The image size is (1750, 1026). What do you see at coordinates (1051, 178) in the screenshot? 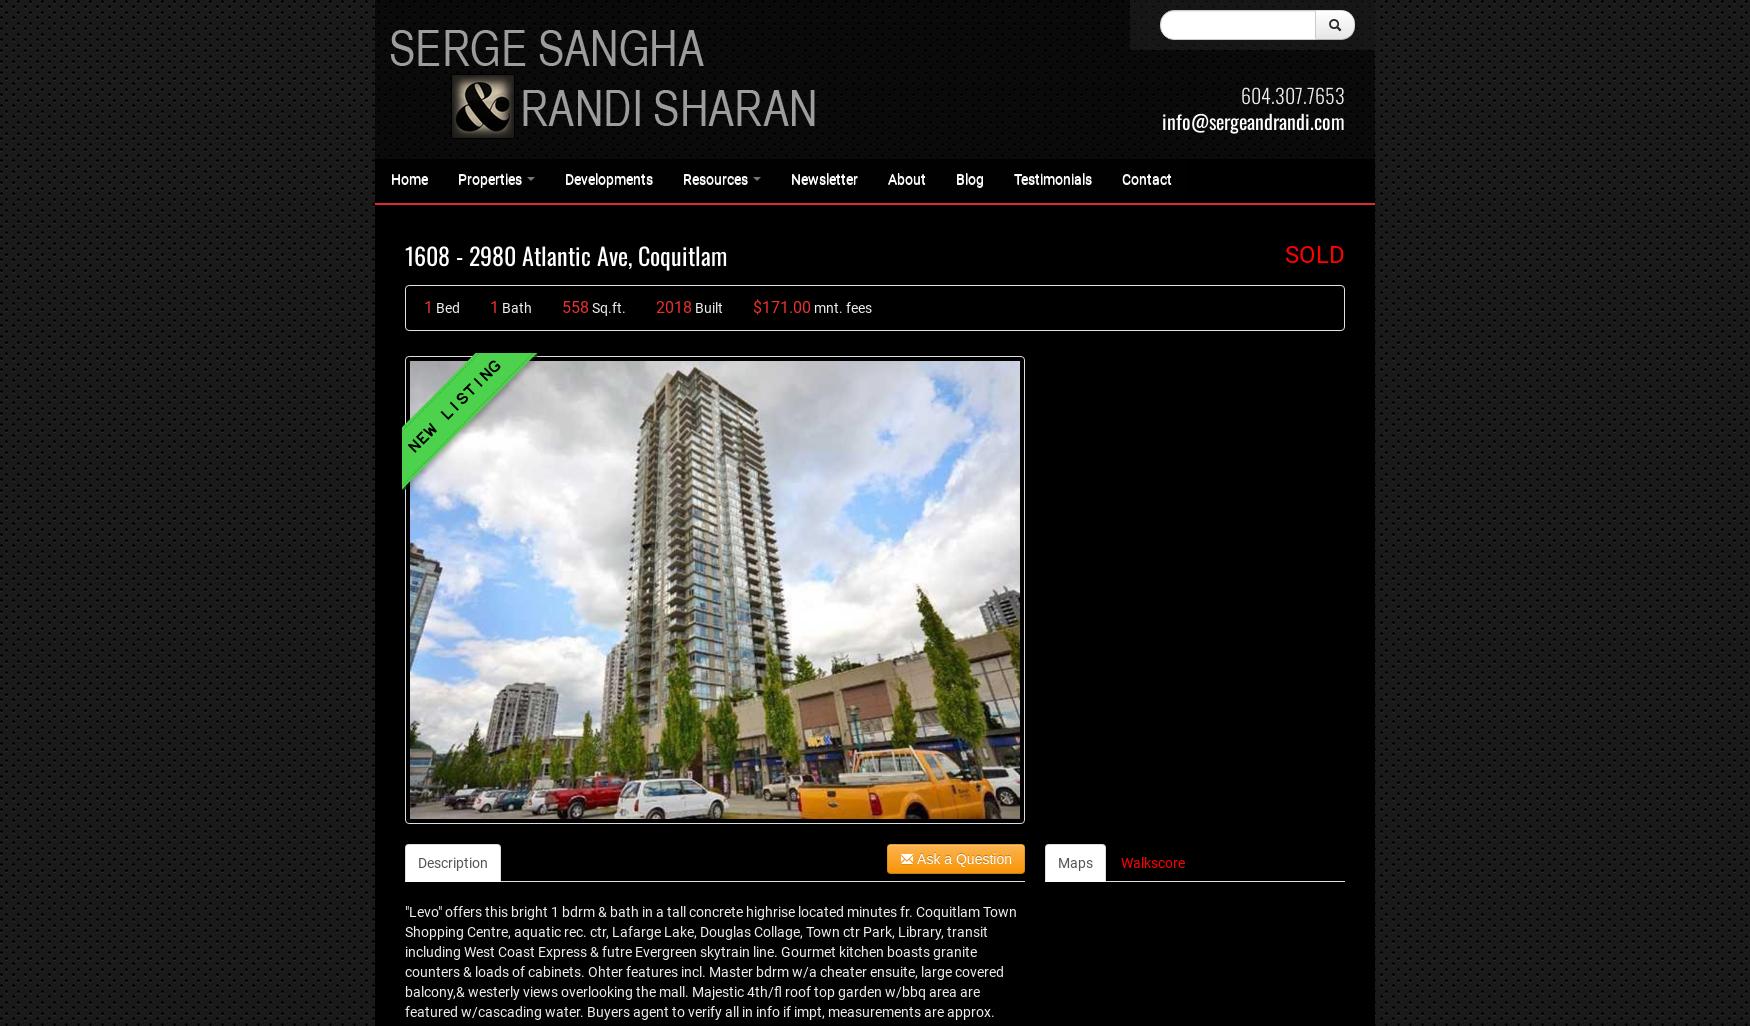
I see `'Testimonials'` at bounding box center [1051, 178].